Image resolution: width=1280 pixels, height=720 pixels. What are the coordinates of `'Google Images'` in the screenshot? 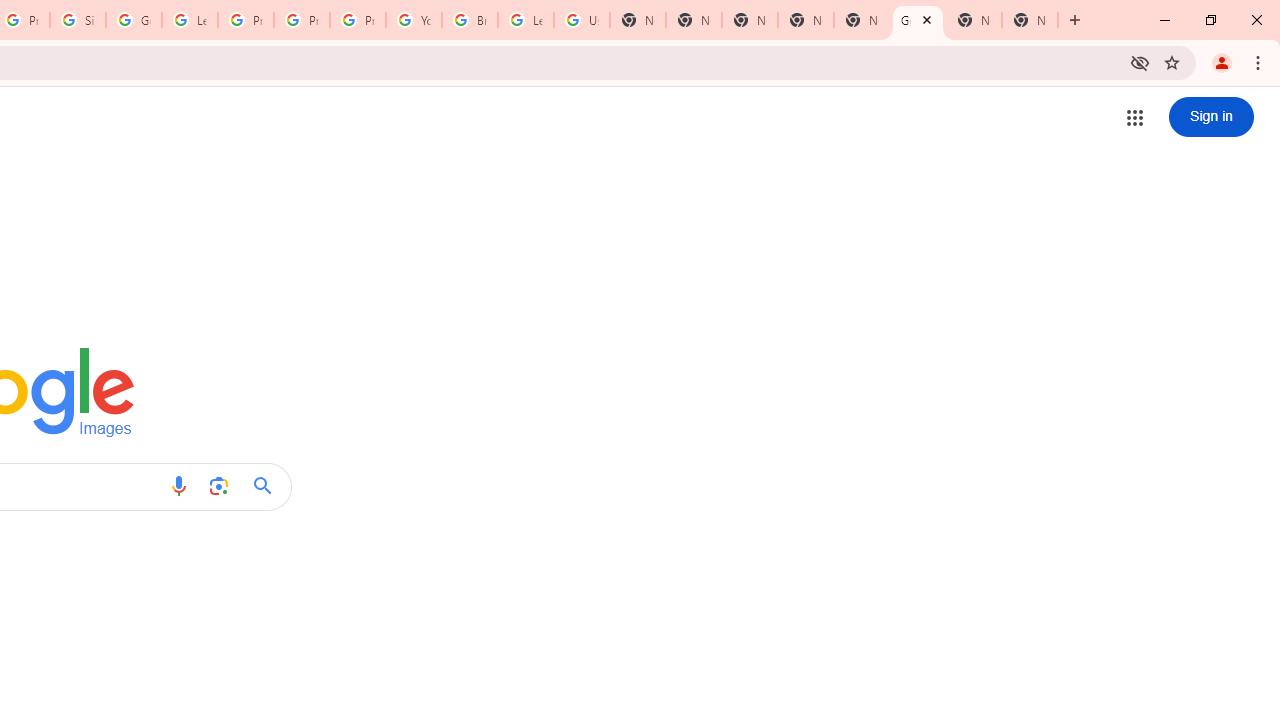 It's located at (916, 20).